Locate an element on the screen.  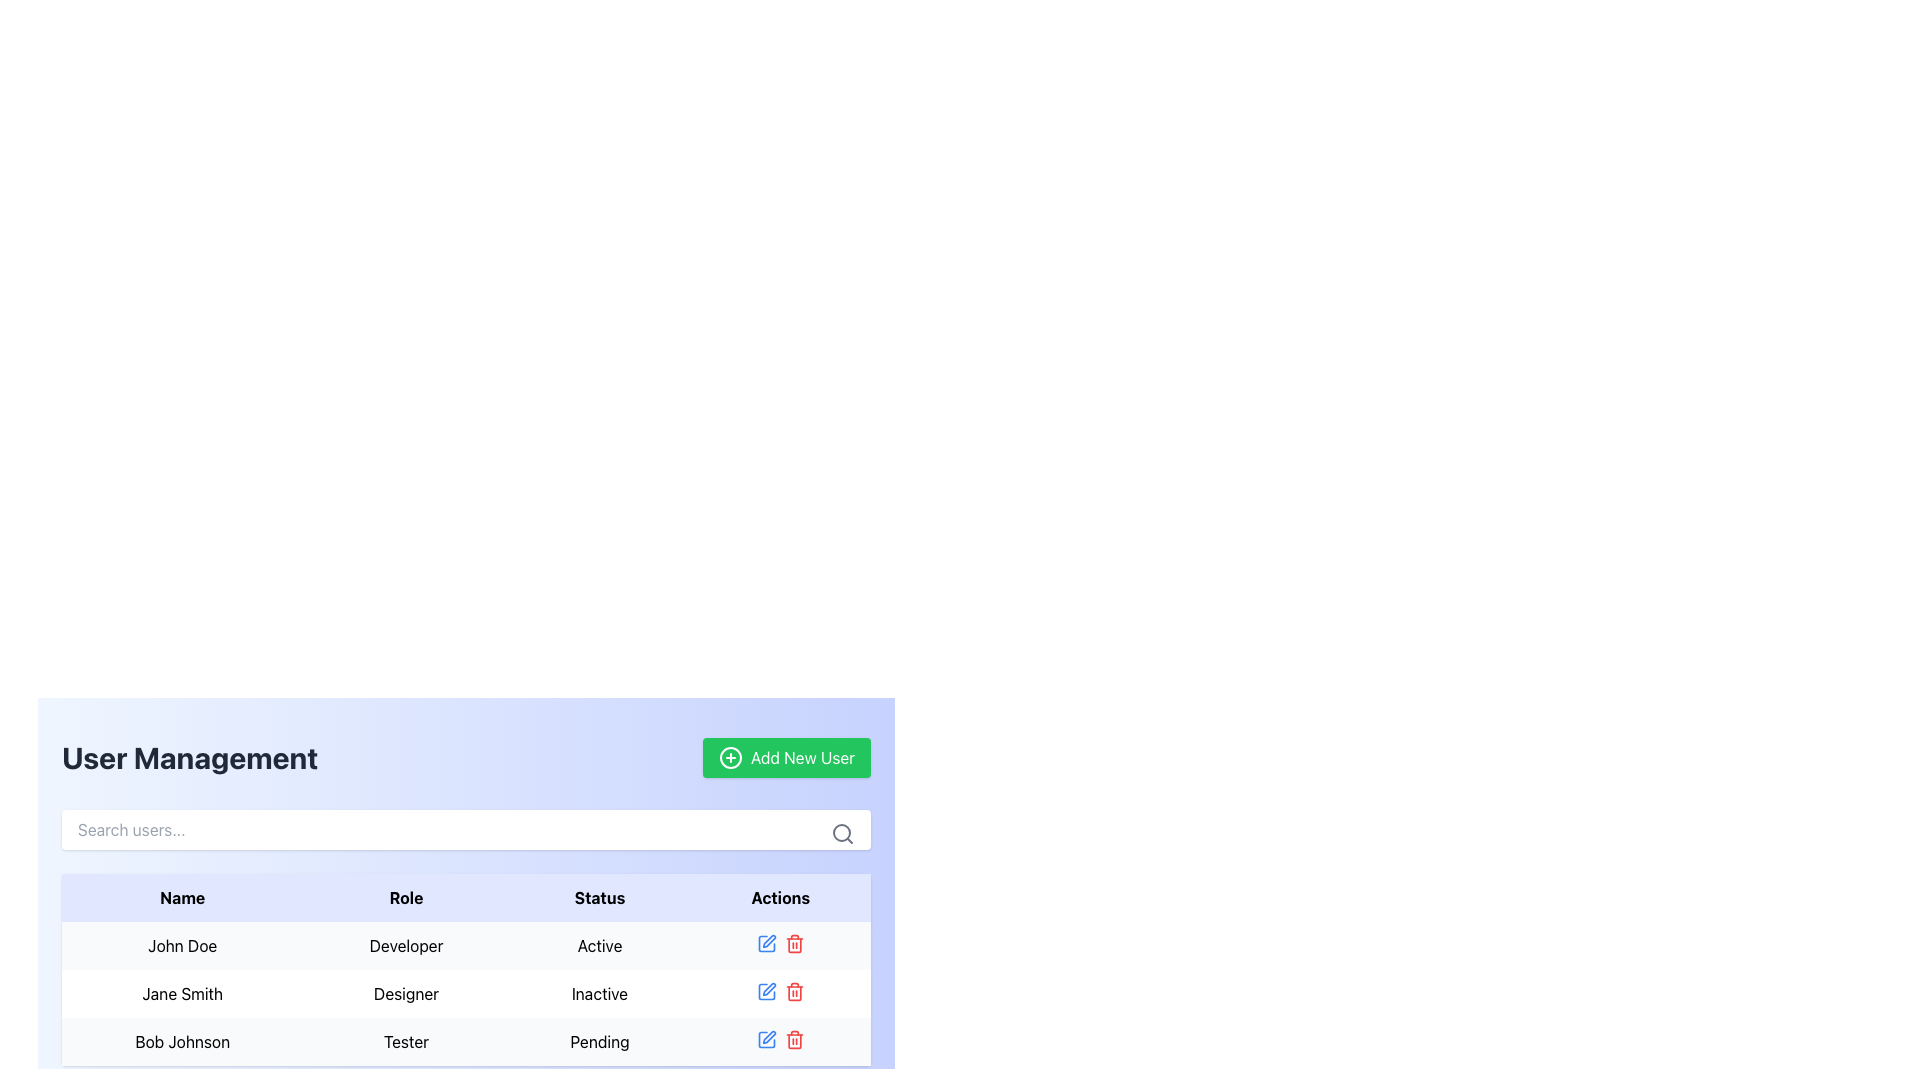
the trash icon in the Actions column is located at coordinates (779, 991).